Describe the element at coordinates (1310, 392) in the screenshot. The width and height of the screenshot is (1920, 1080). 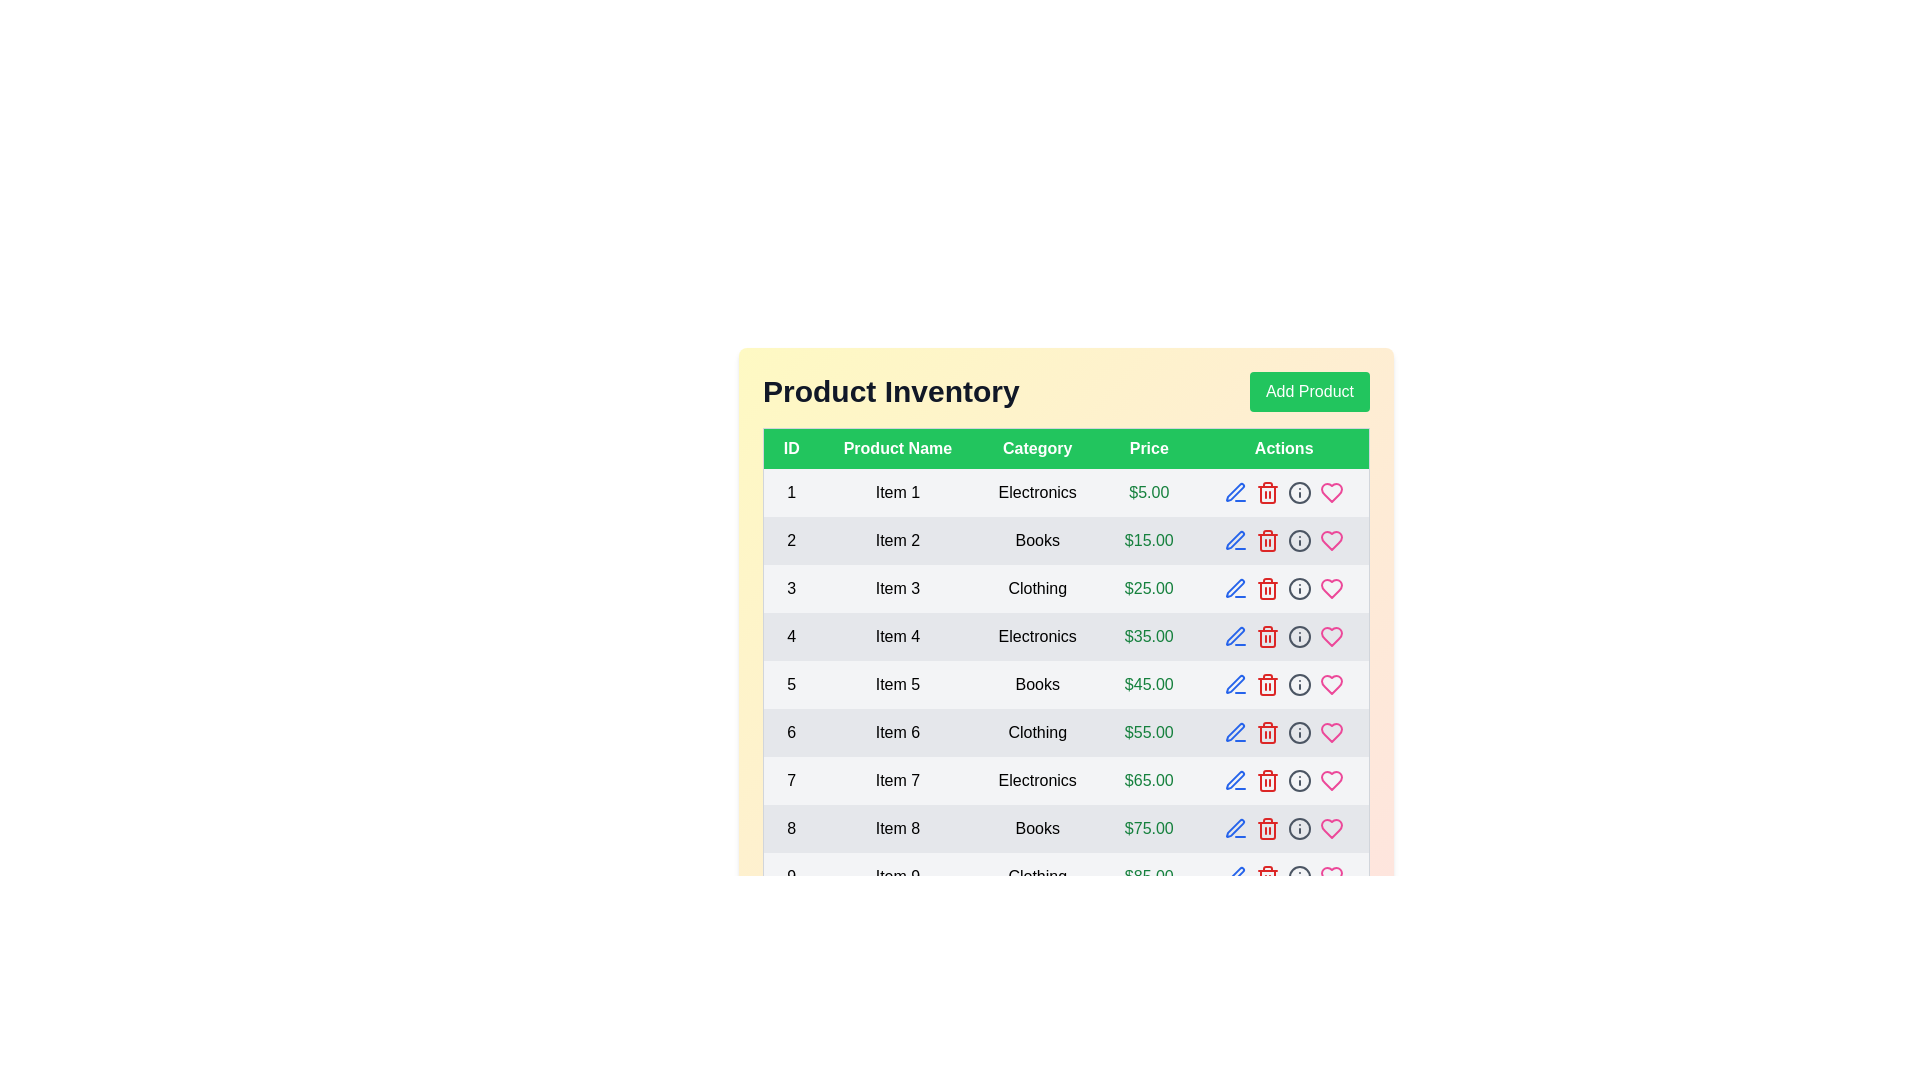
I see `the 'Add Product' button to add a new product to the table` at that location.